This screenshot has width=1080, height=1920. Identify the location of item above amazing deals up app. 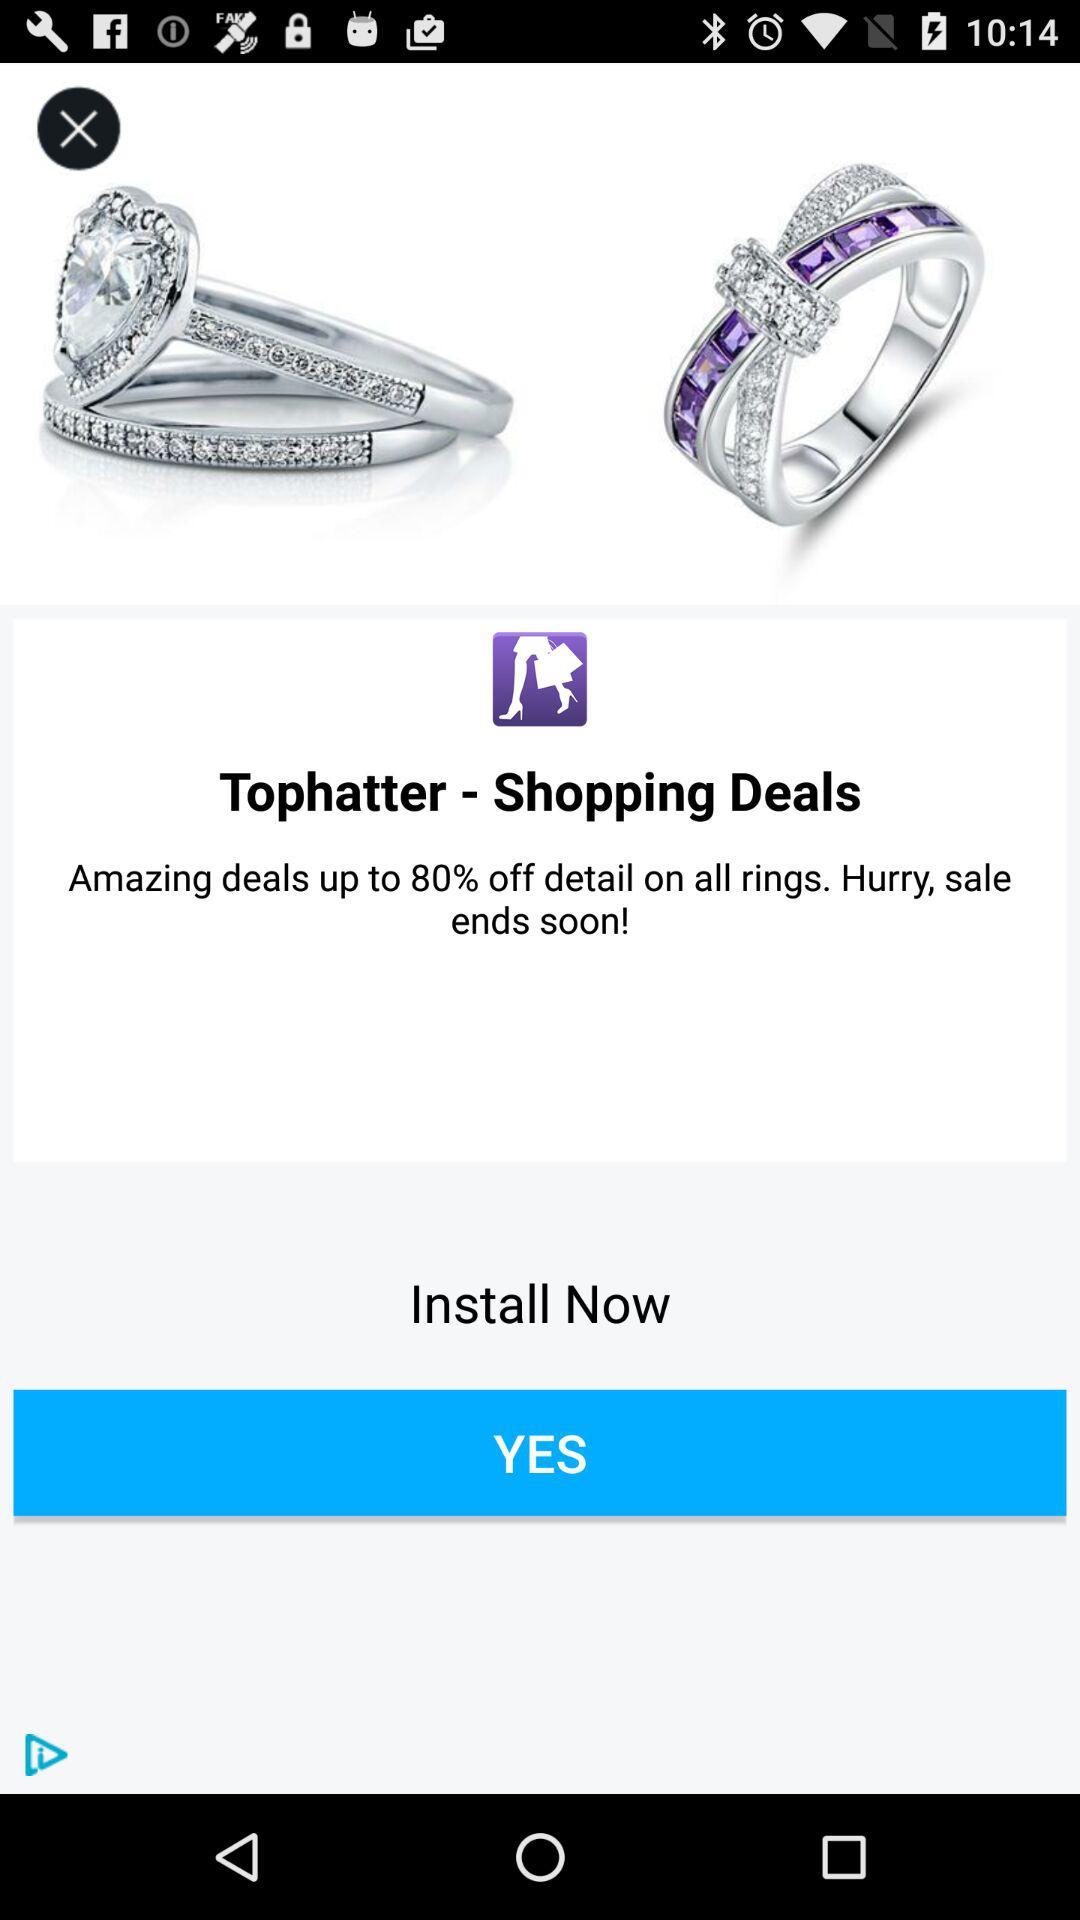
(540, 789).